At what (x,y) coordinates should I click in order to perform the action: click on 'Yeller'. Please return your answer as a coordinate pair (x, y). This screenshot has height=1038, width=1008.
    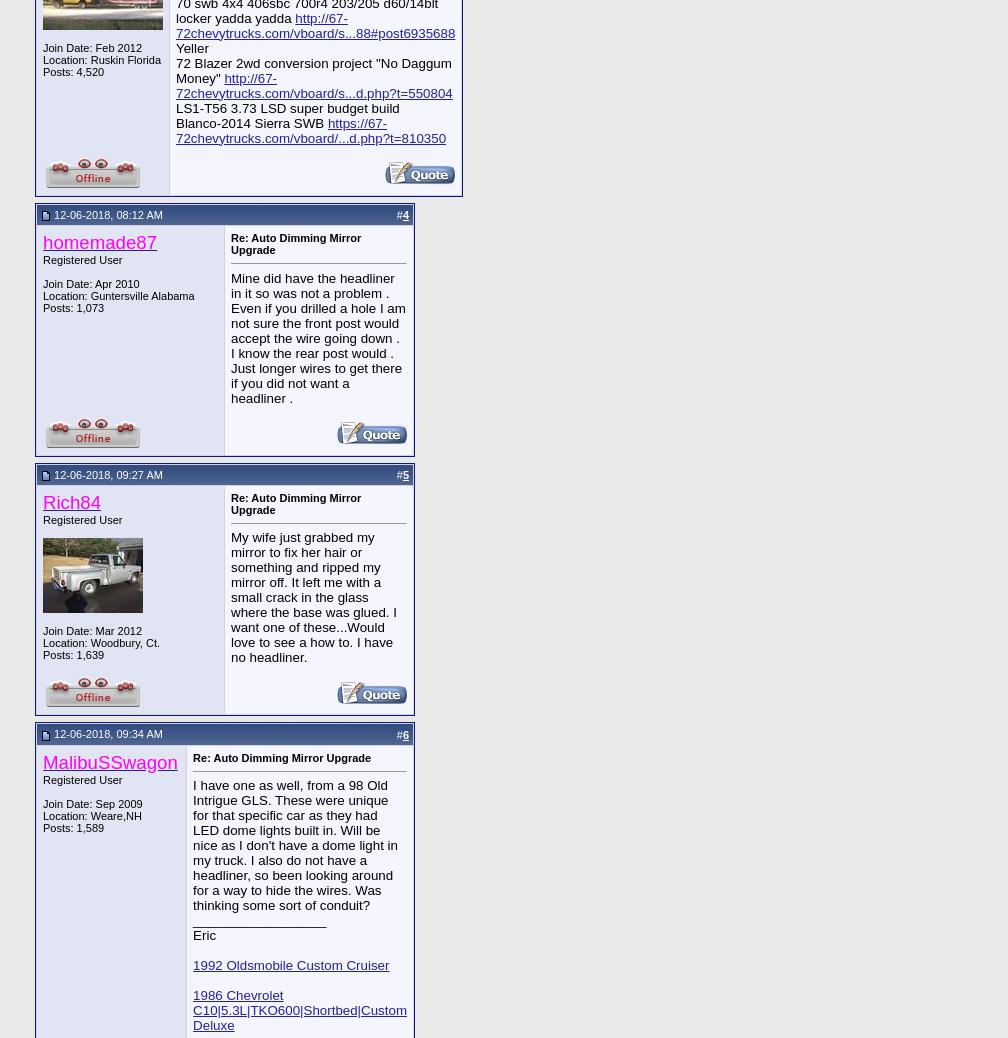
    Looking at the image, I should click on (192, 46).